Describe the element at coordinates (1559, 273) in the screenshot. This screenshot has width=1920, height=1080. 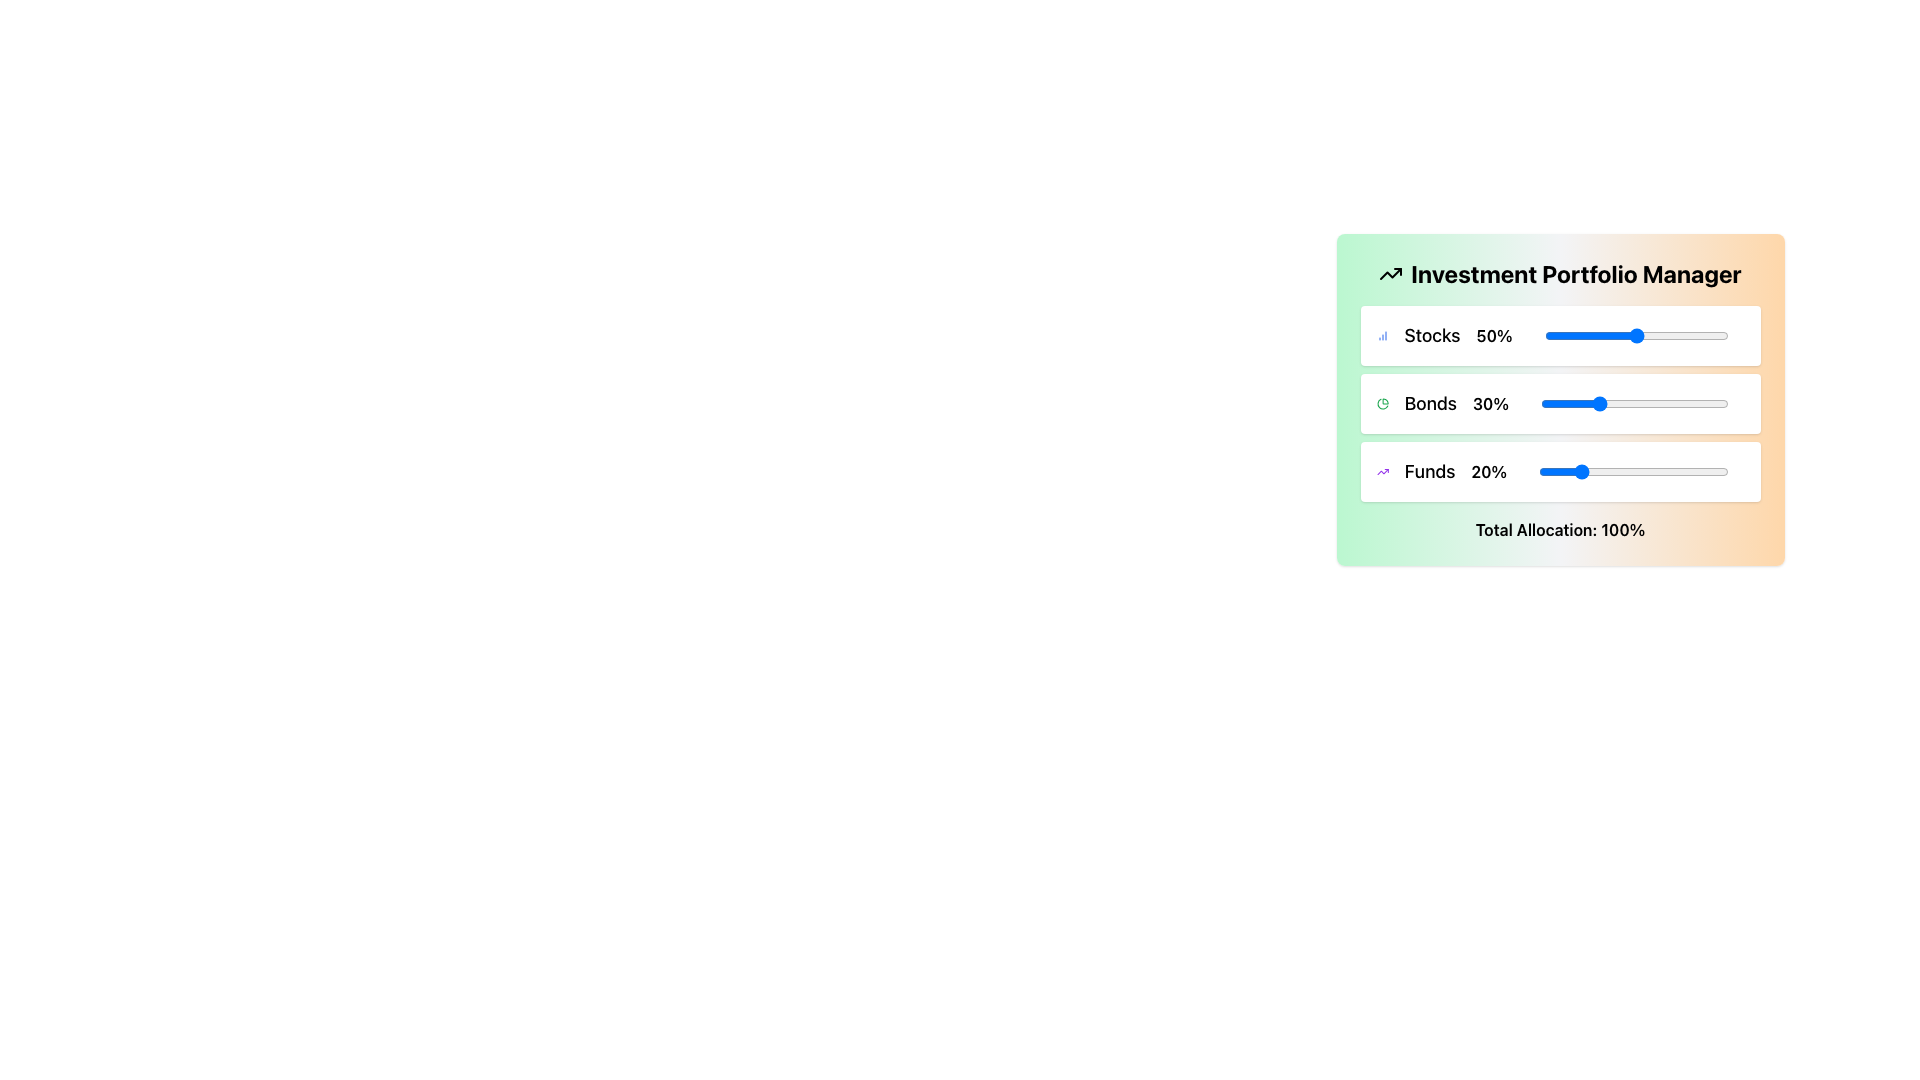
I see `title text 'Investment Portfolio Manager' that is styled in bold and positioned at the top of the card layout, accompanied by an upward-trending line chart icon` at that location.